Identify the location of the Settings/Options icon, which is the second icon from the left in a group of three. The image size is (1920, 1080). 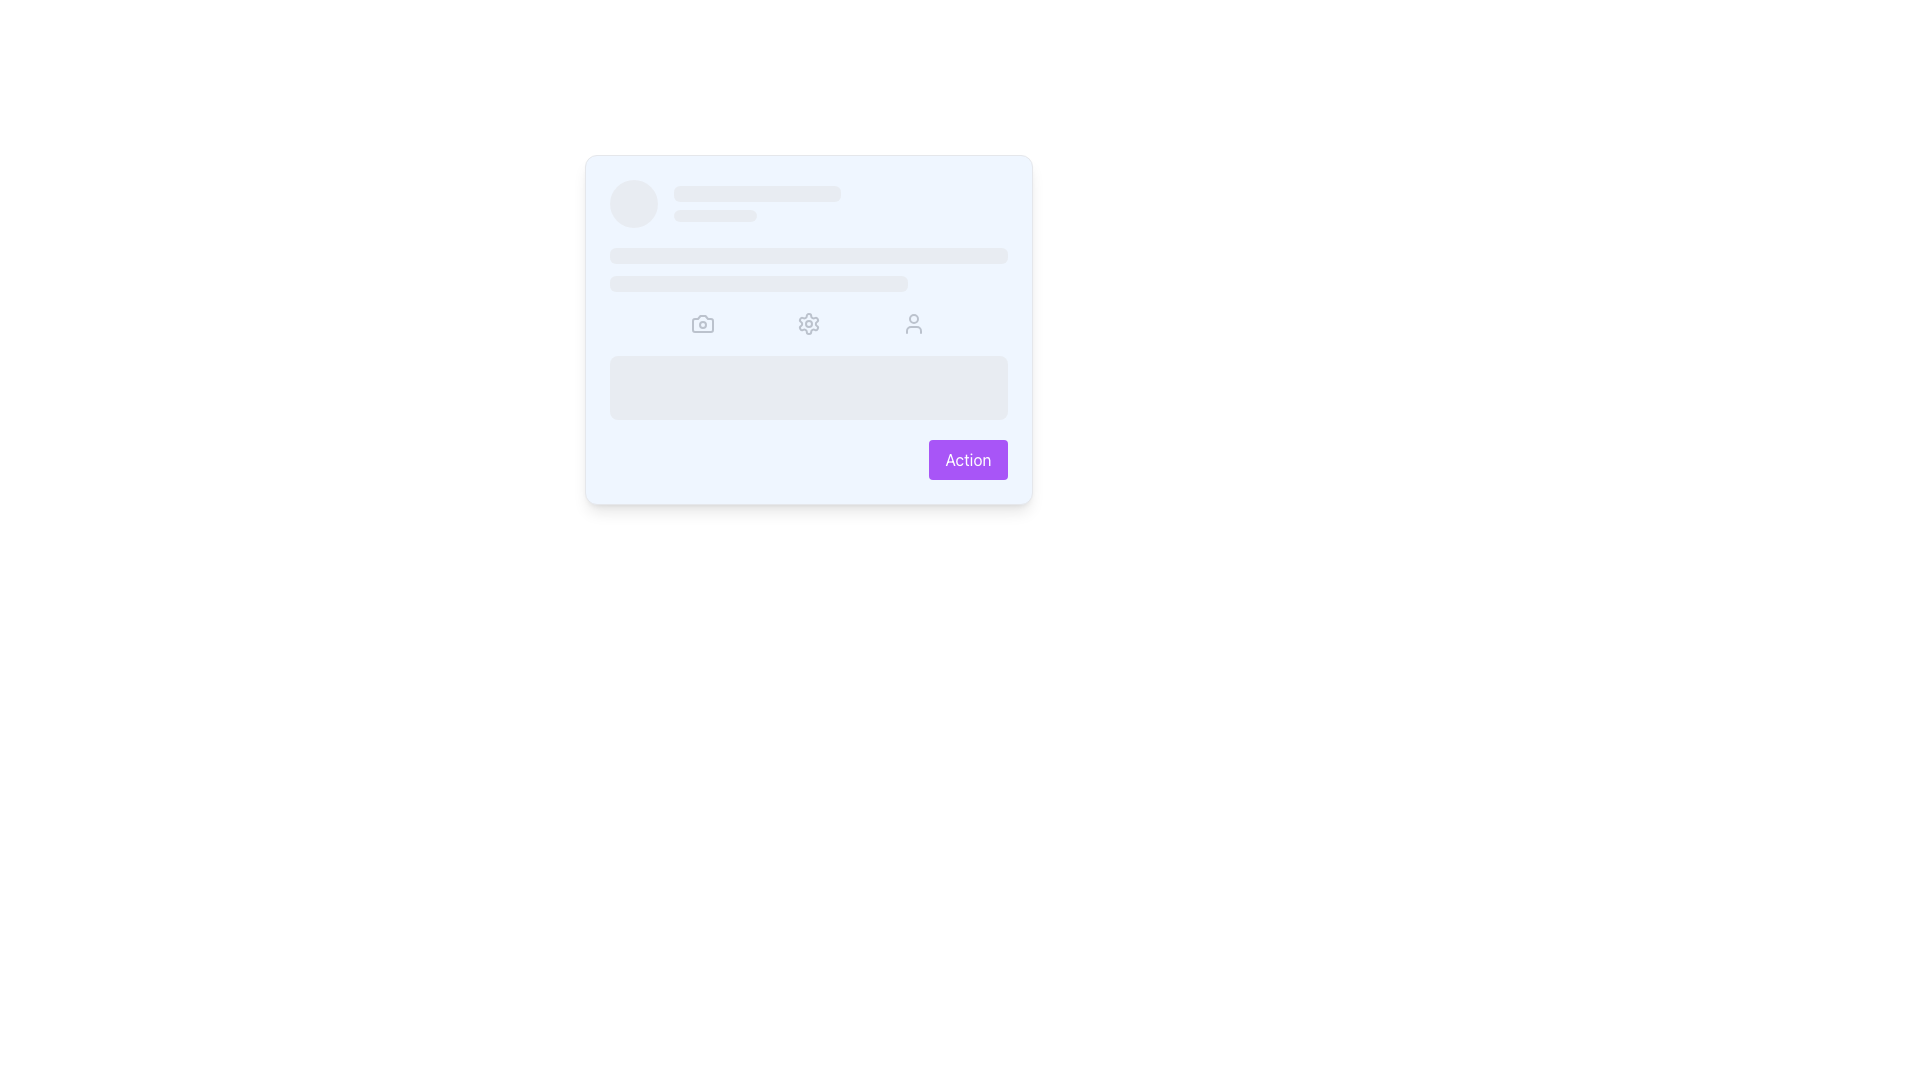
(808, 323).